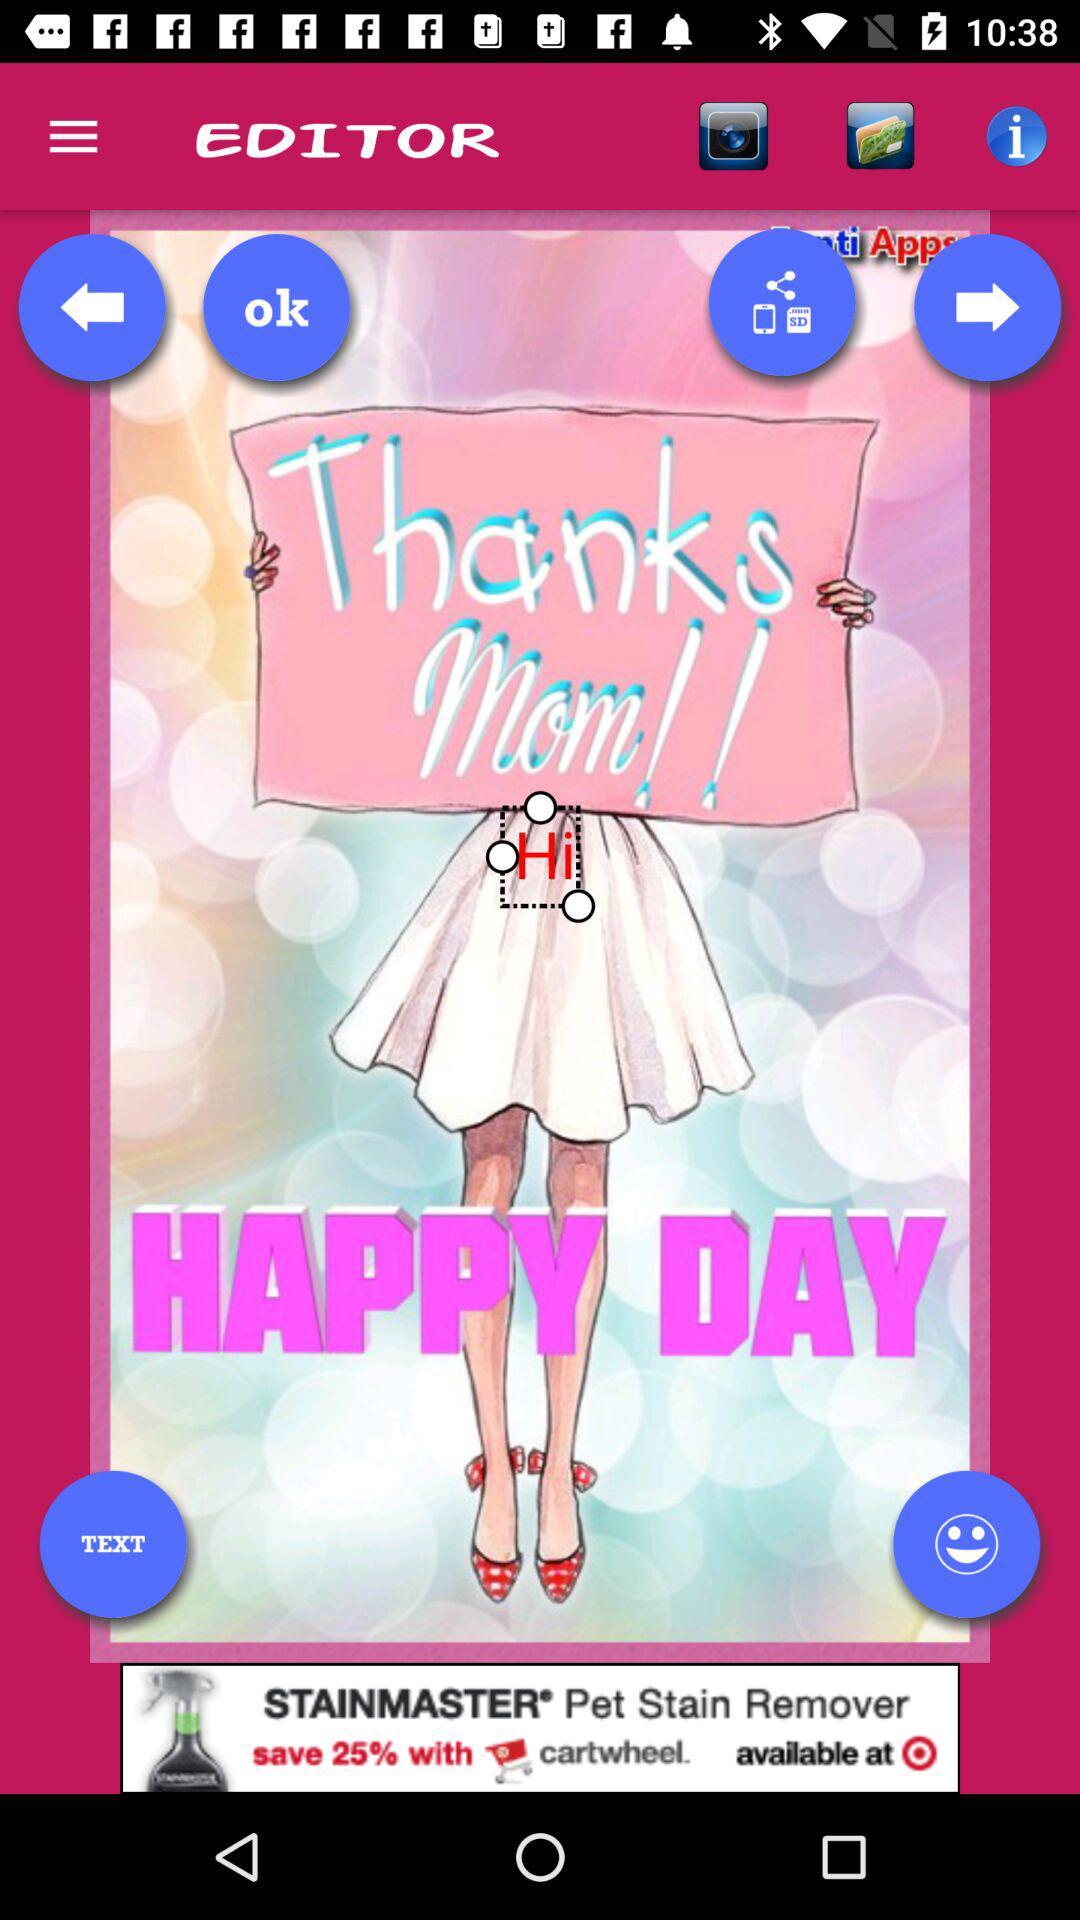  What do you see at coordinates (92, 306) in the screenshot?
I see `the arrow_backward icon` at bounding box center [92, 306].